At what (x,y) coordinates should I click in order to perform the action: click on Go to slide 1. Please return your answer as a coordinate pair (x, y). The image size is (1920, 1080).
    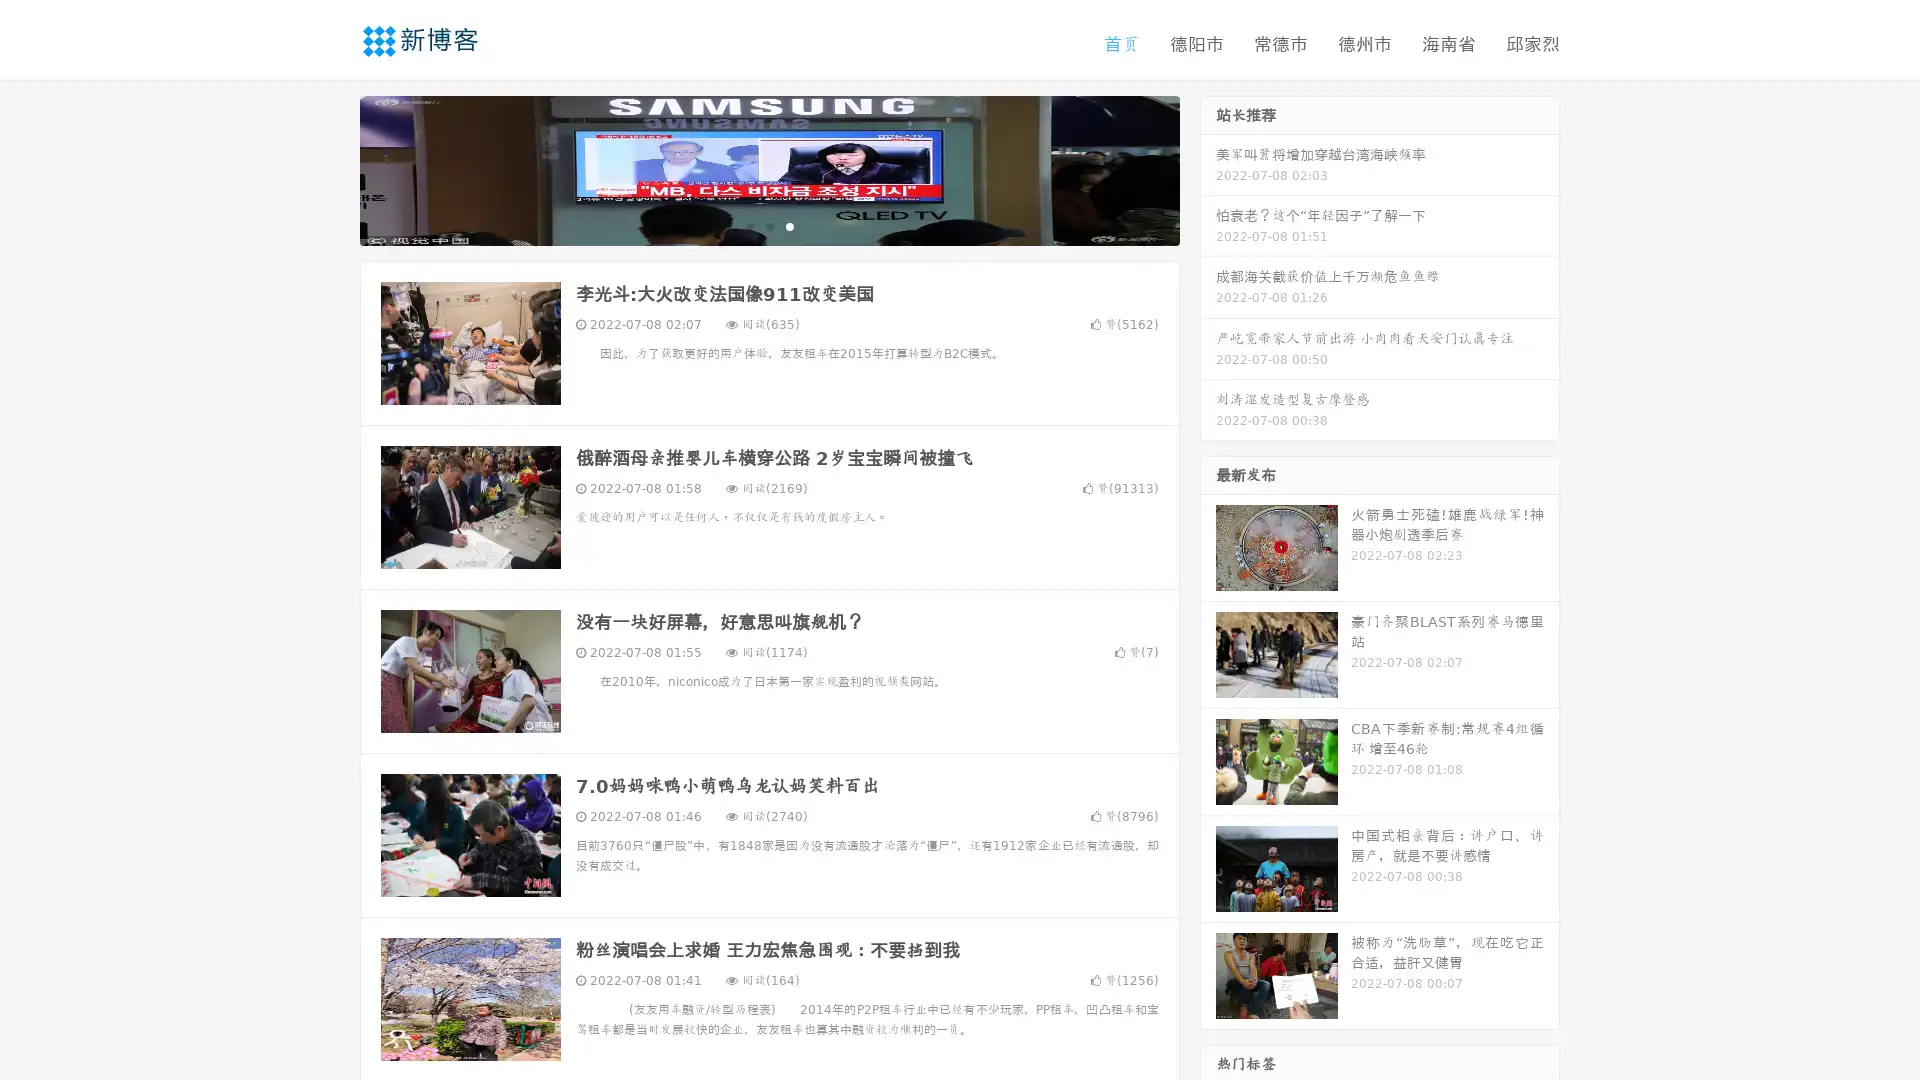
    Looking at the image, I should click on (748, 225).